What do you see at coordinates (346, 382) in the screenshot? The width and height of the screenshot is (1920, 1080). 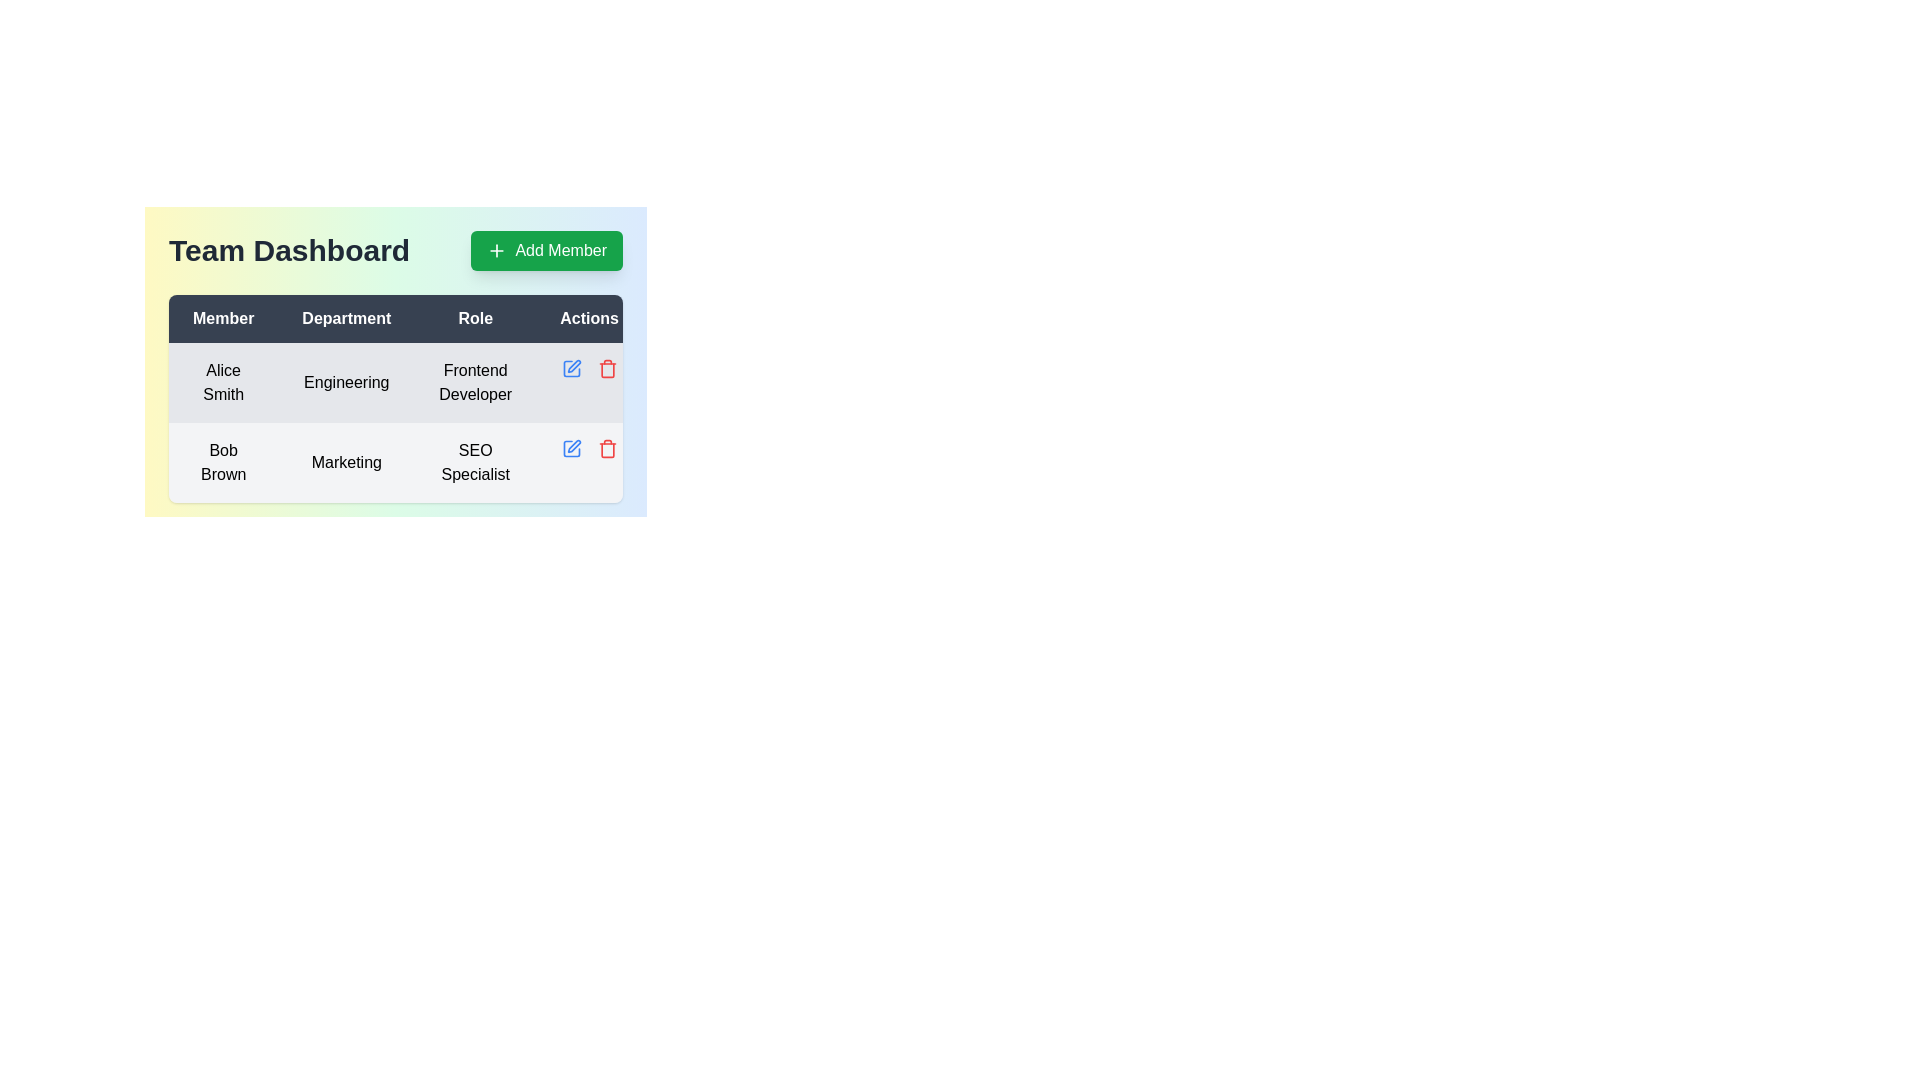 I see `the static text label displaying the 'Department' of Alice Smith, which is located in the second column of the first row in the table, positioned between 'Alice Smith' and 'Frontend Developer'` at bounding box center [346, 382].